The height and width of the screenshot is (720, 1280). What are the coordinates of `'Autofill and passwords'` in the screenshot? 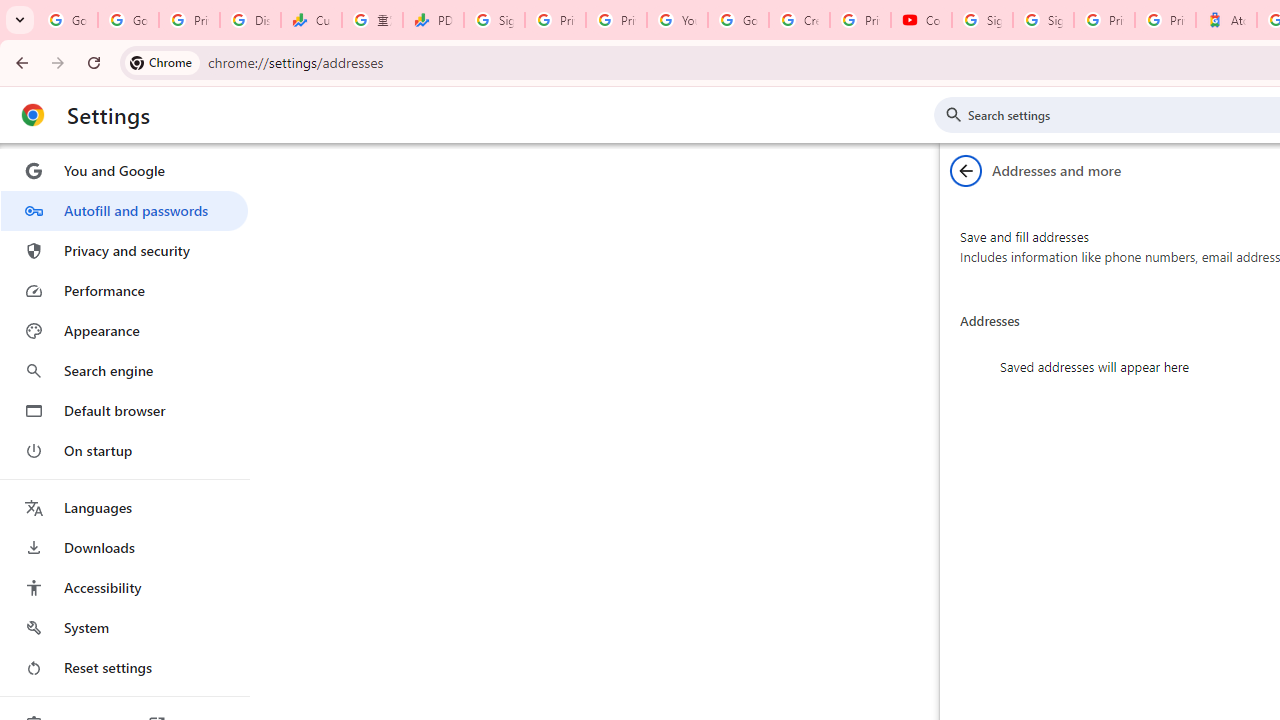 It's located at (123, 210).